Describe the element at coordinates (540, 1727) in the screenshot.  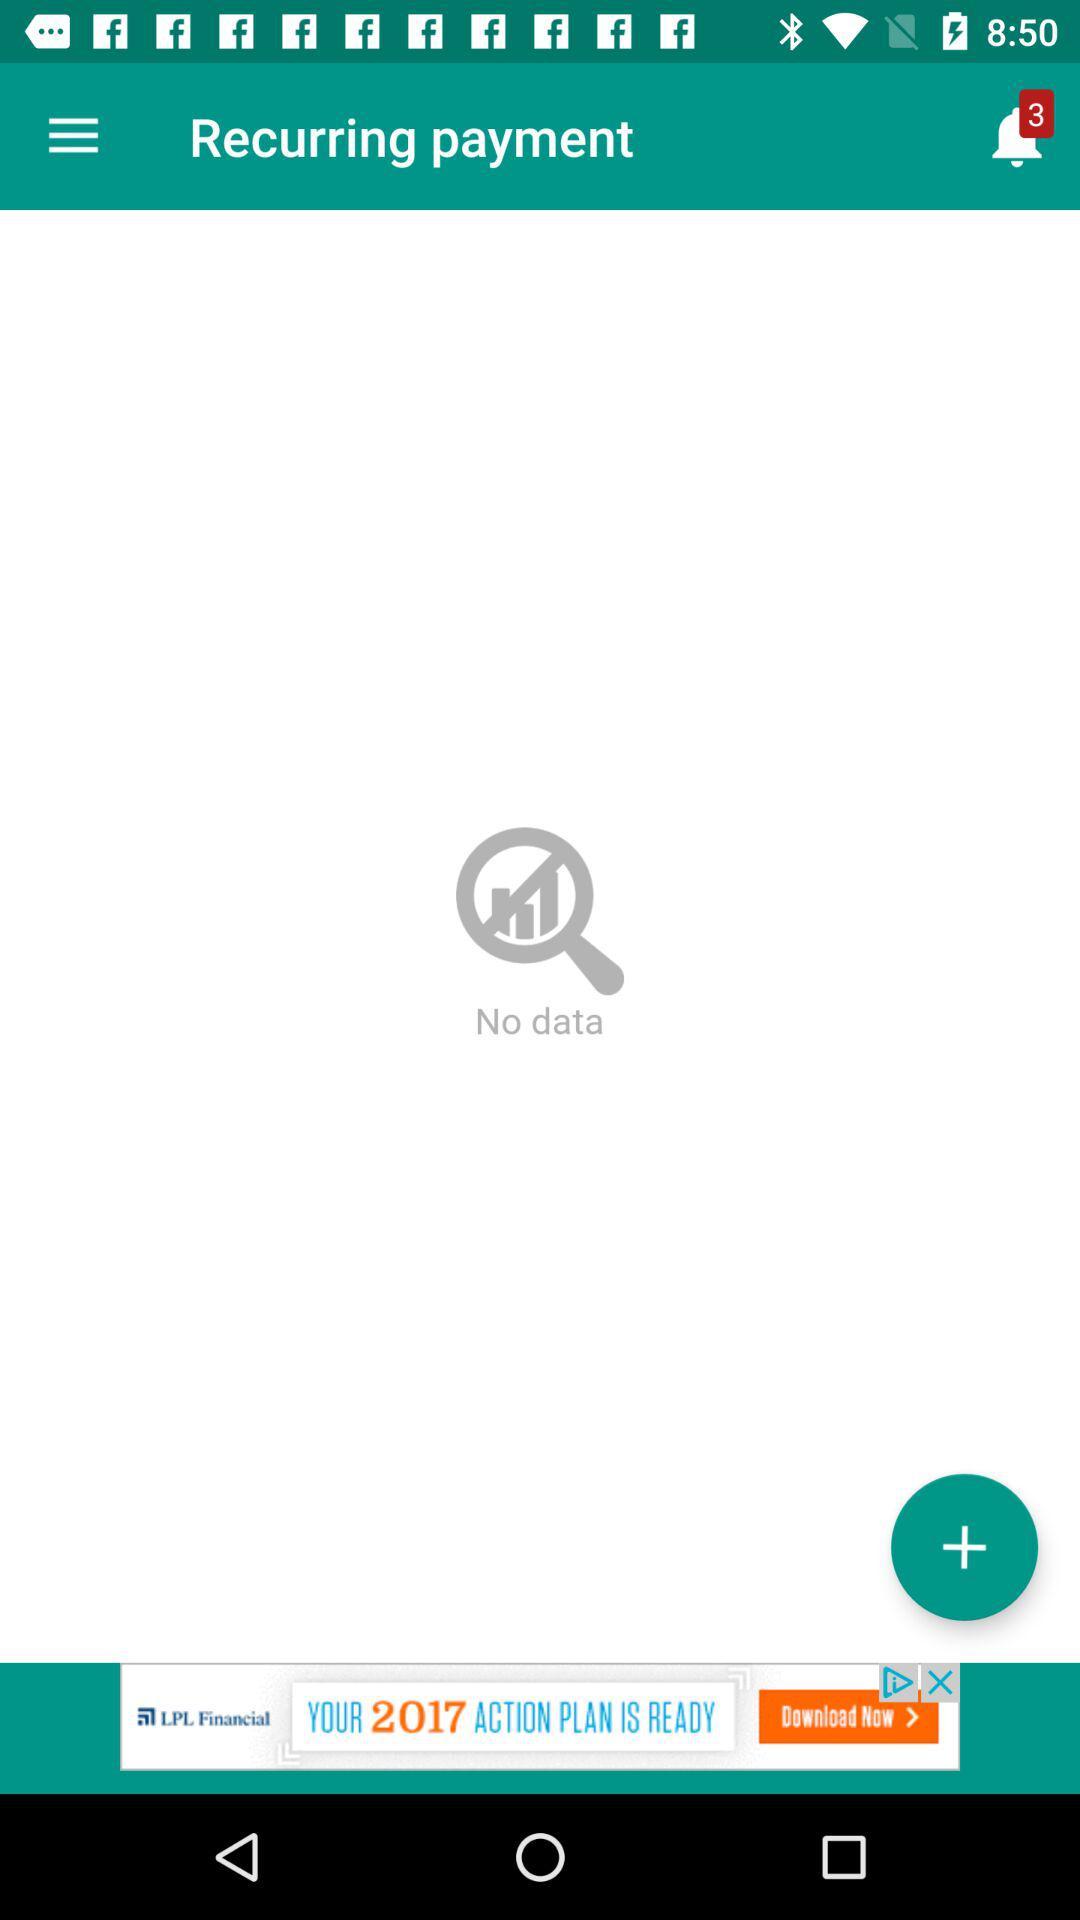
I see `advertisement banner` at that location.